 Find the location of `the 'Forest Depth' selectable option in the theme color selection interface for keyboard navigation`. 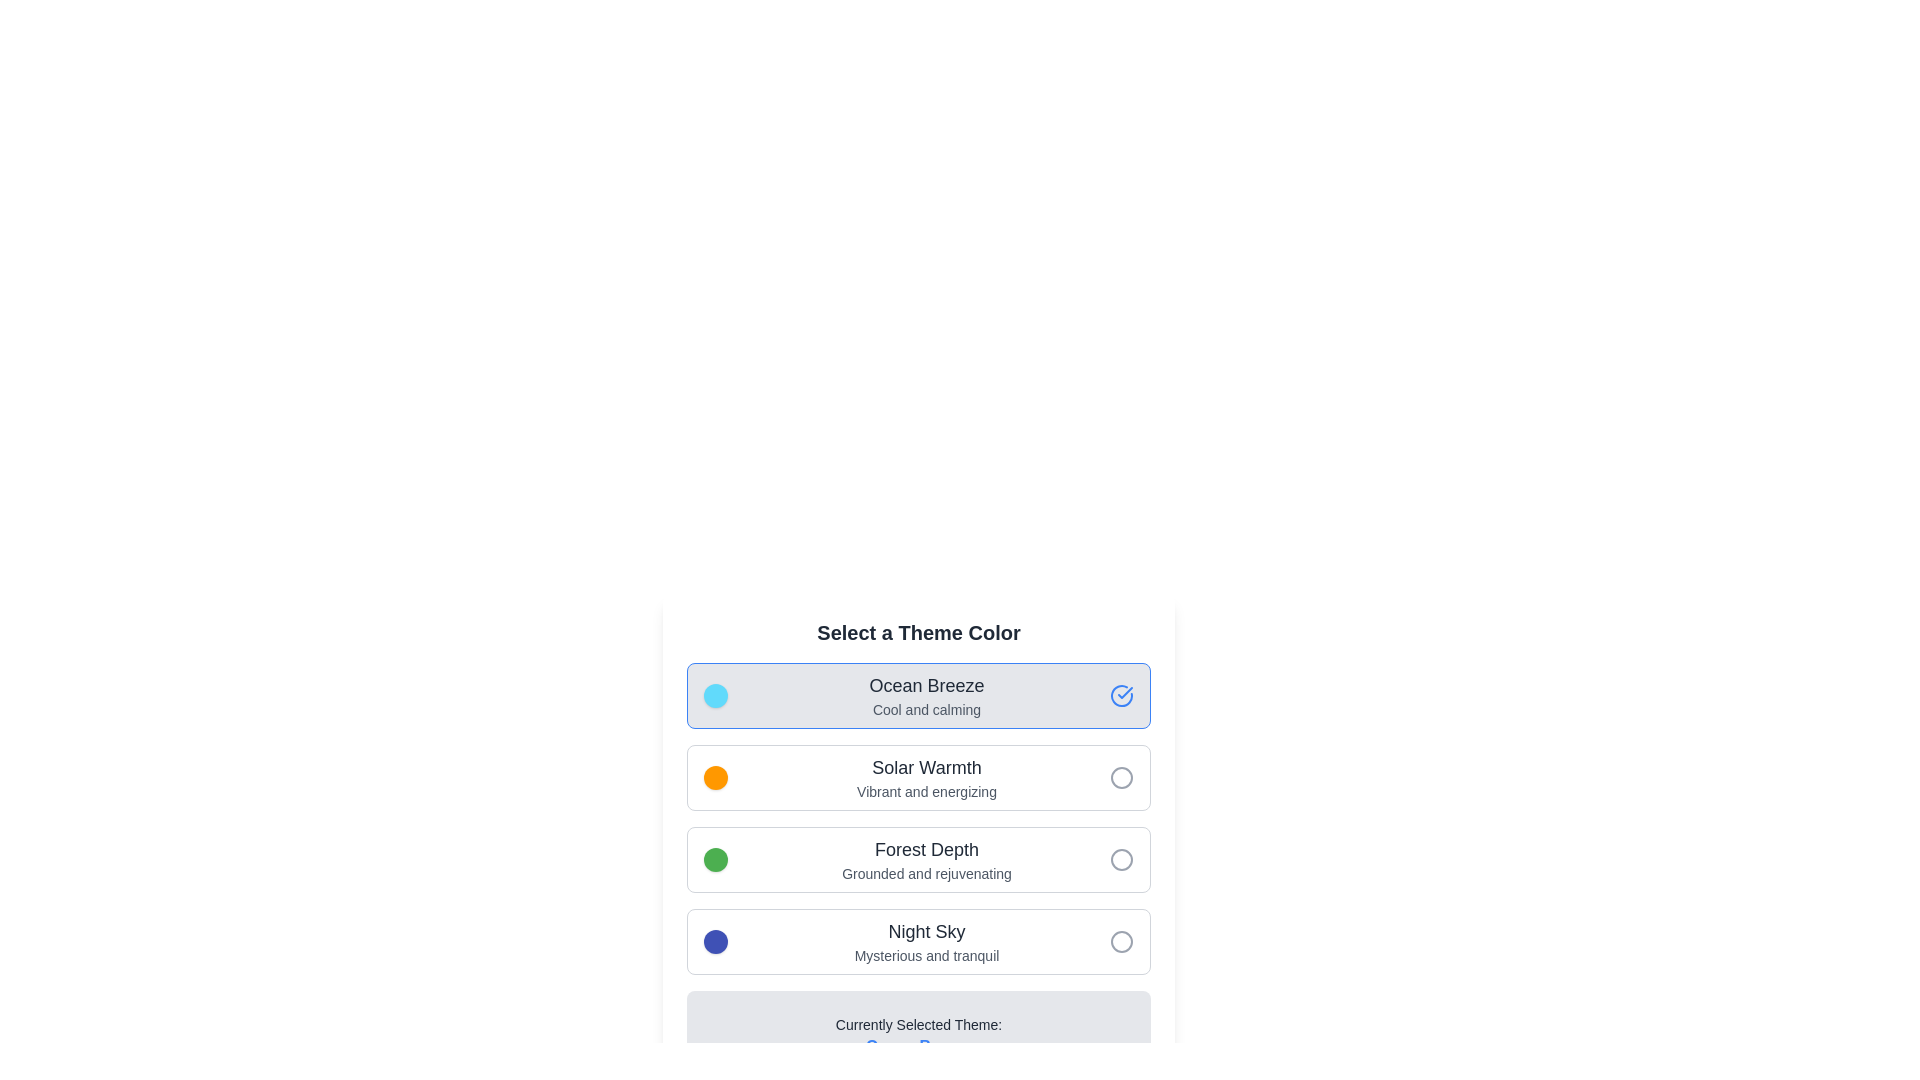

the 'Forest Depth' selectable option in the theme color selection interface for keyboard navigation is located at coordinates (917, 859).